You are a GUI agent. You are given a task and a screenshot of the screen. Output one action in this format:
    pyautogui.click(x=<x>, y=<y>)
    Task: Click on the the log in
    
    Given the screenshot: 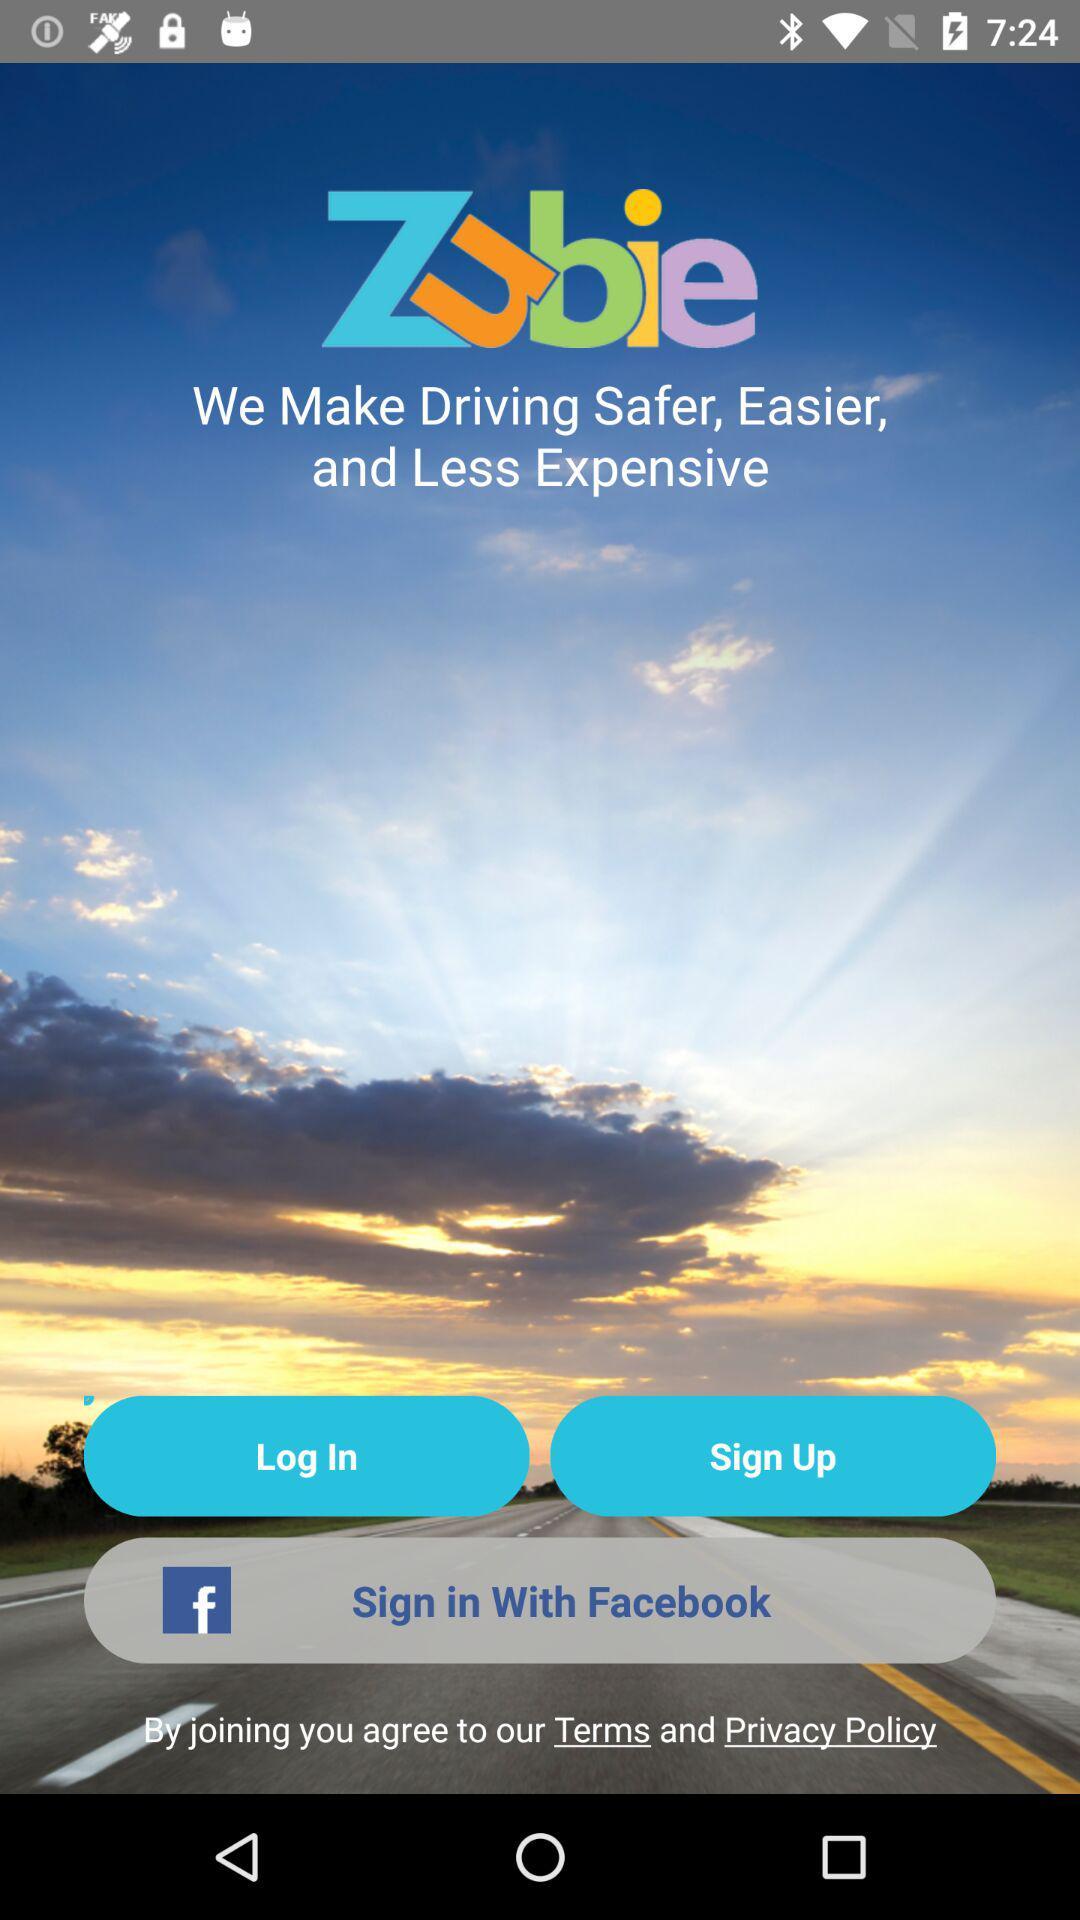 What is the action you would take?
    pyautogui.click(x=306, y=1456)
    